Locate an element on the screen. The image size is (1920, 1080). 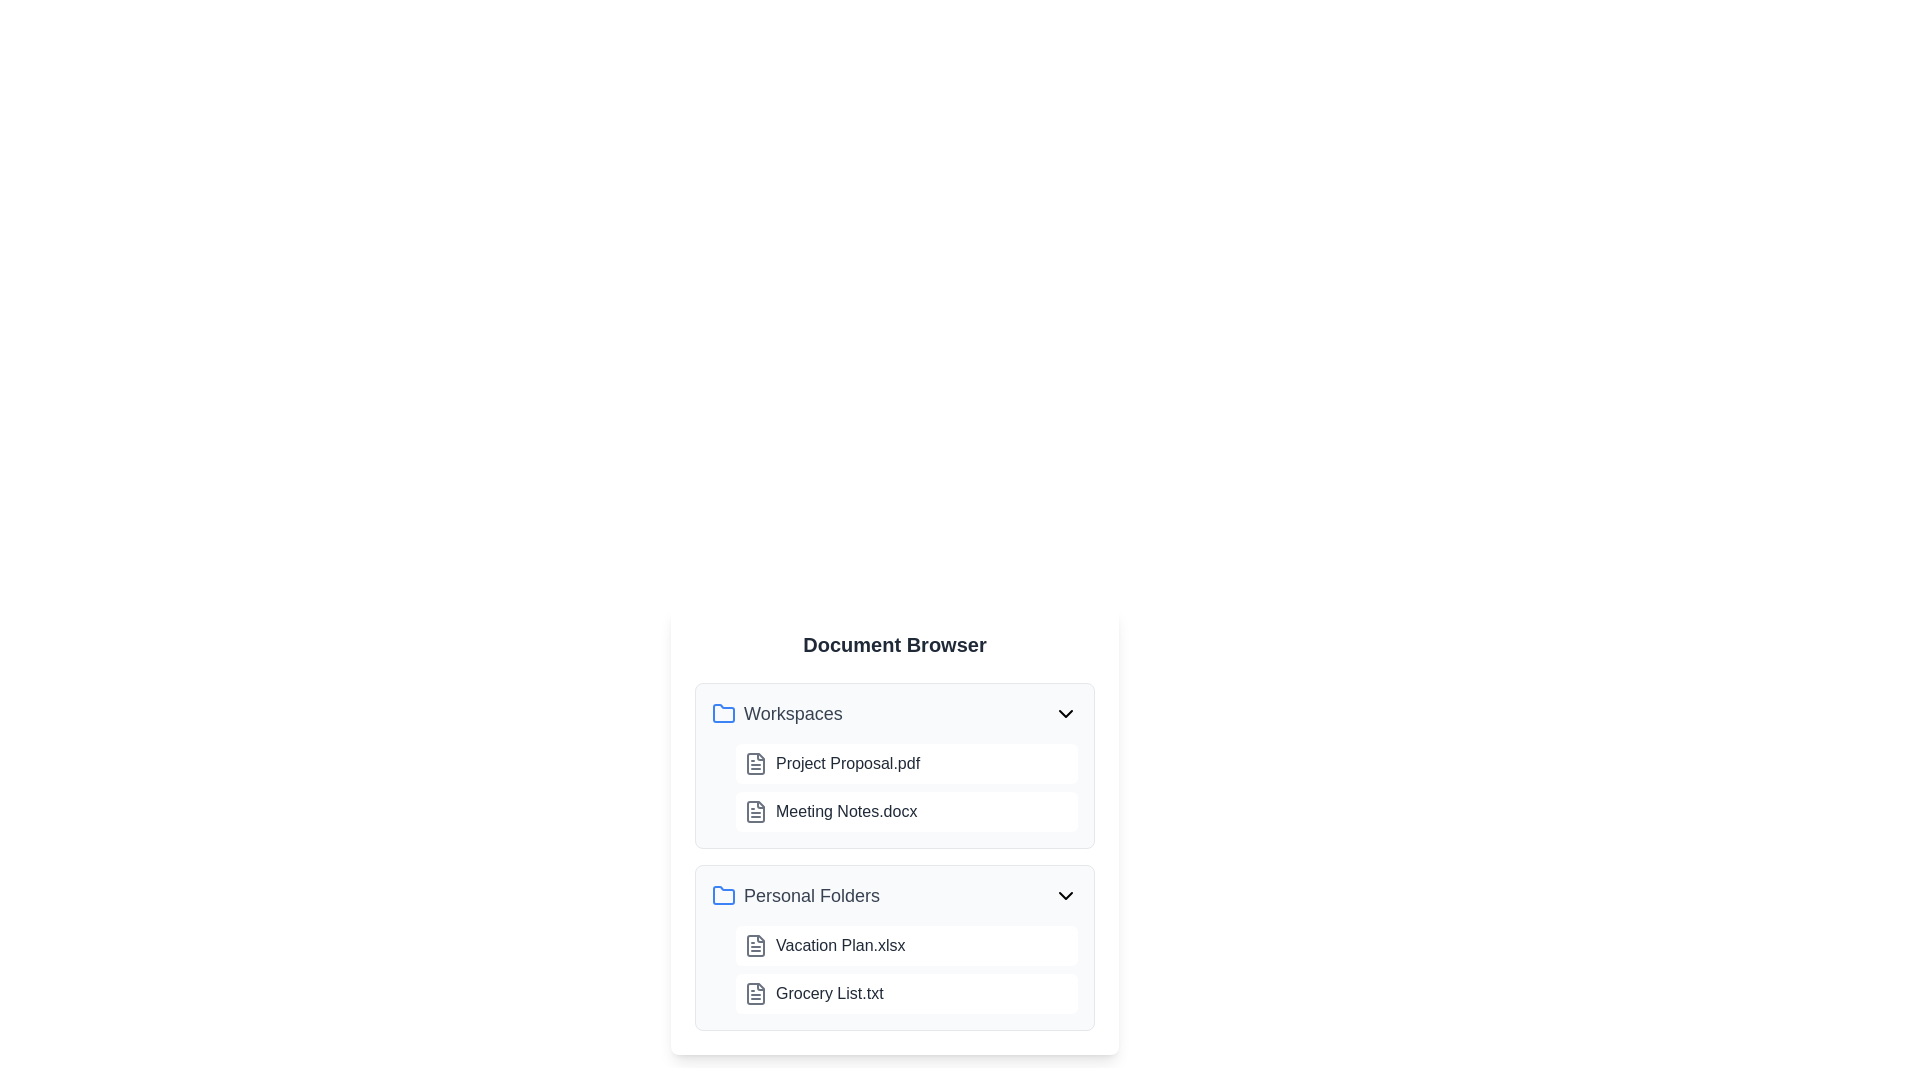
the list item representing the 'Meeting Notes.docx' document is located at coordinates (906, 812).